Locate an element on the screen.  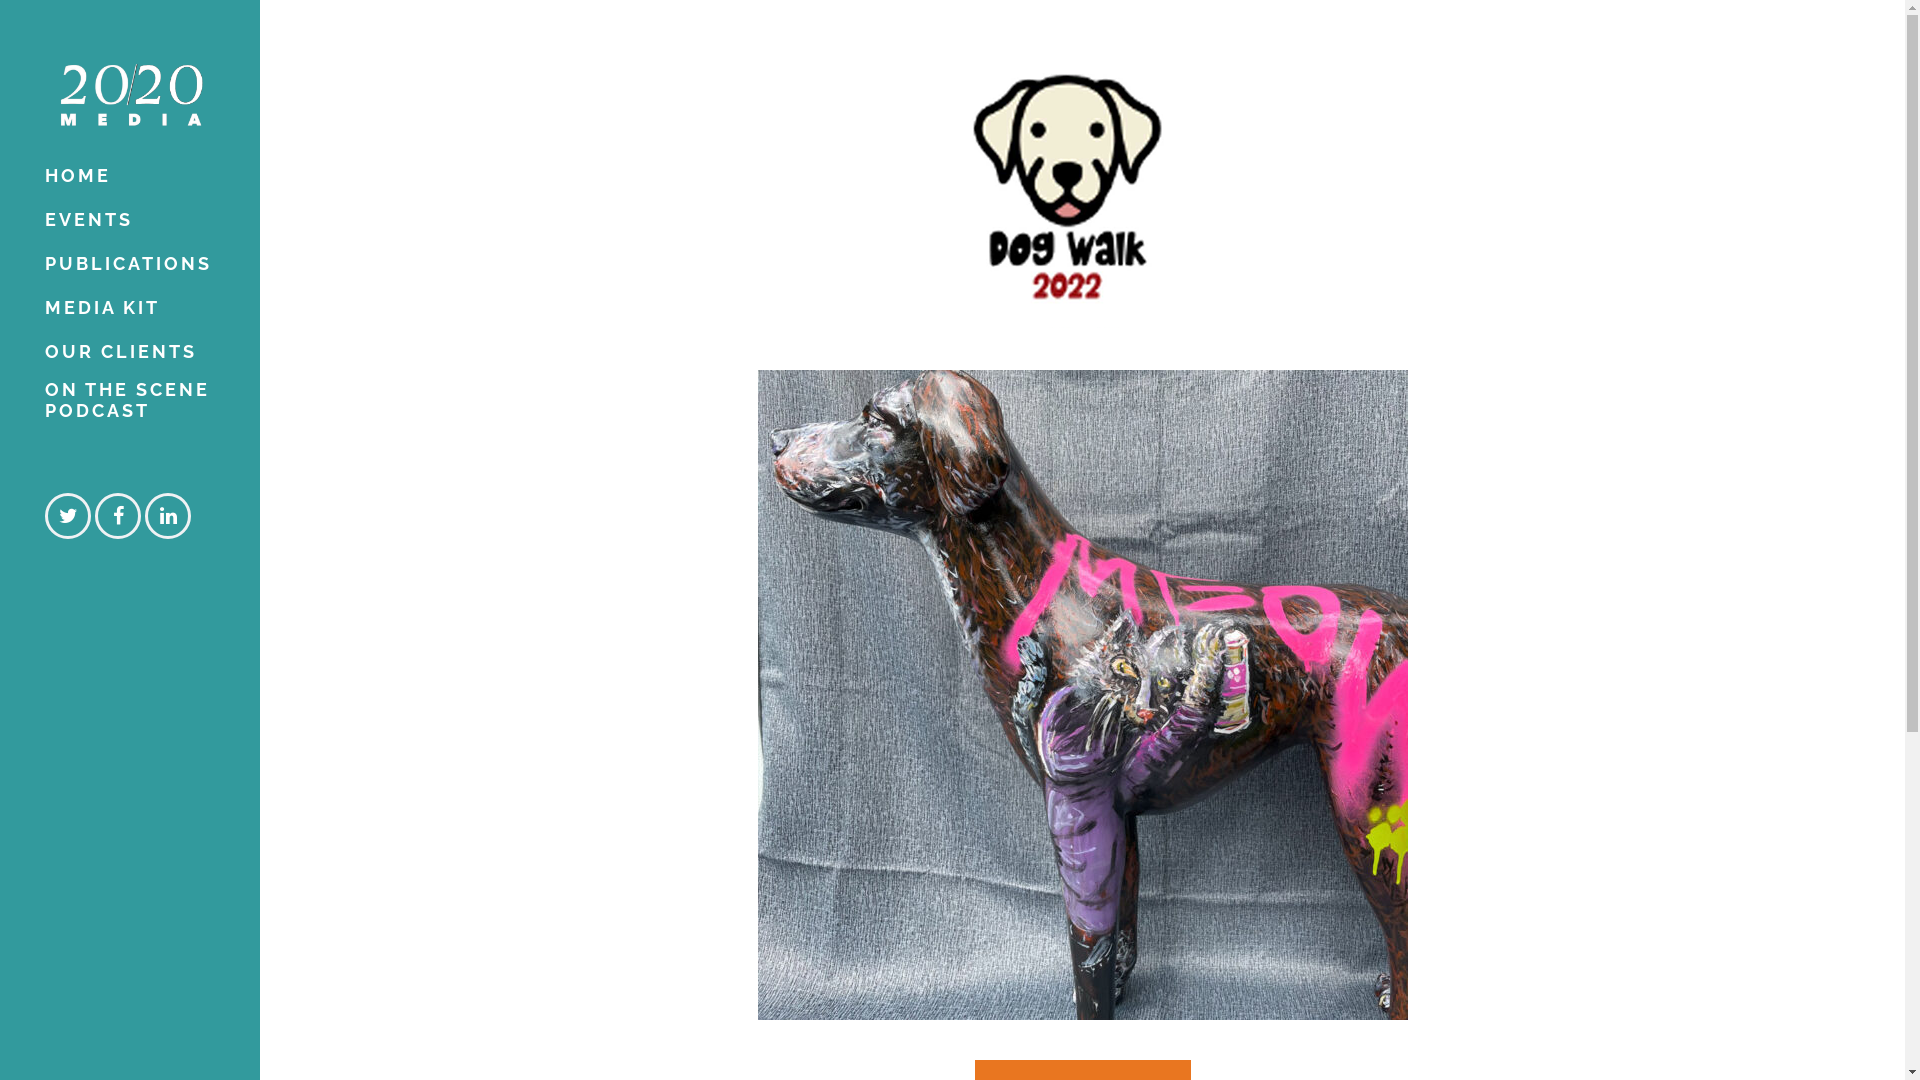
'HOME' is located at coordinates (128, 175).